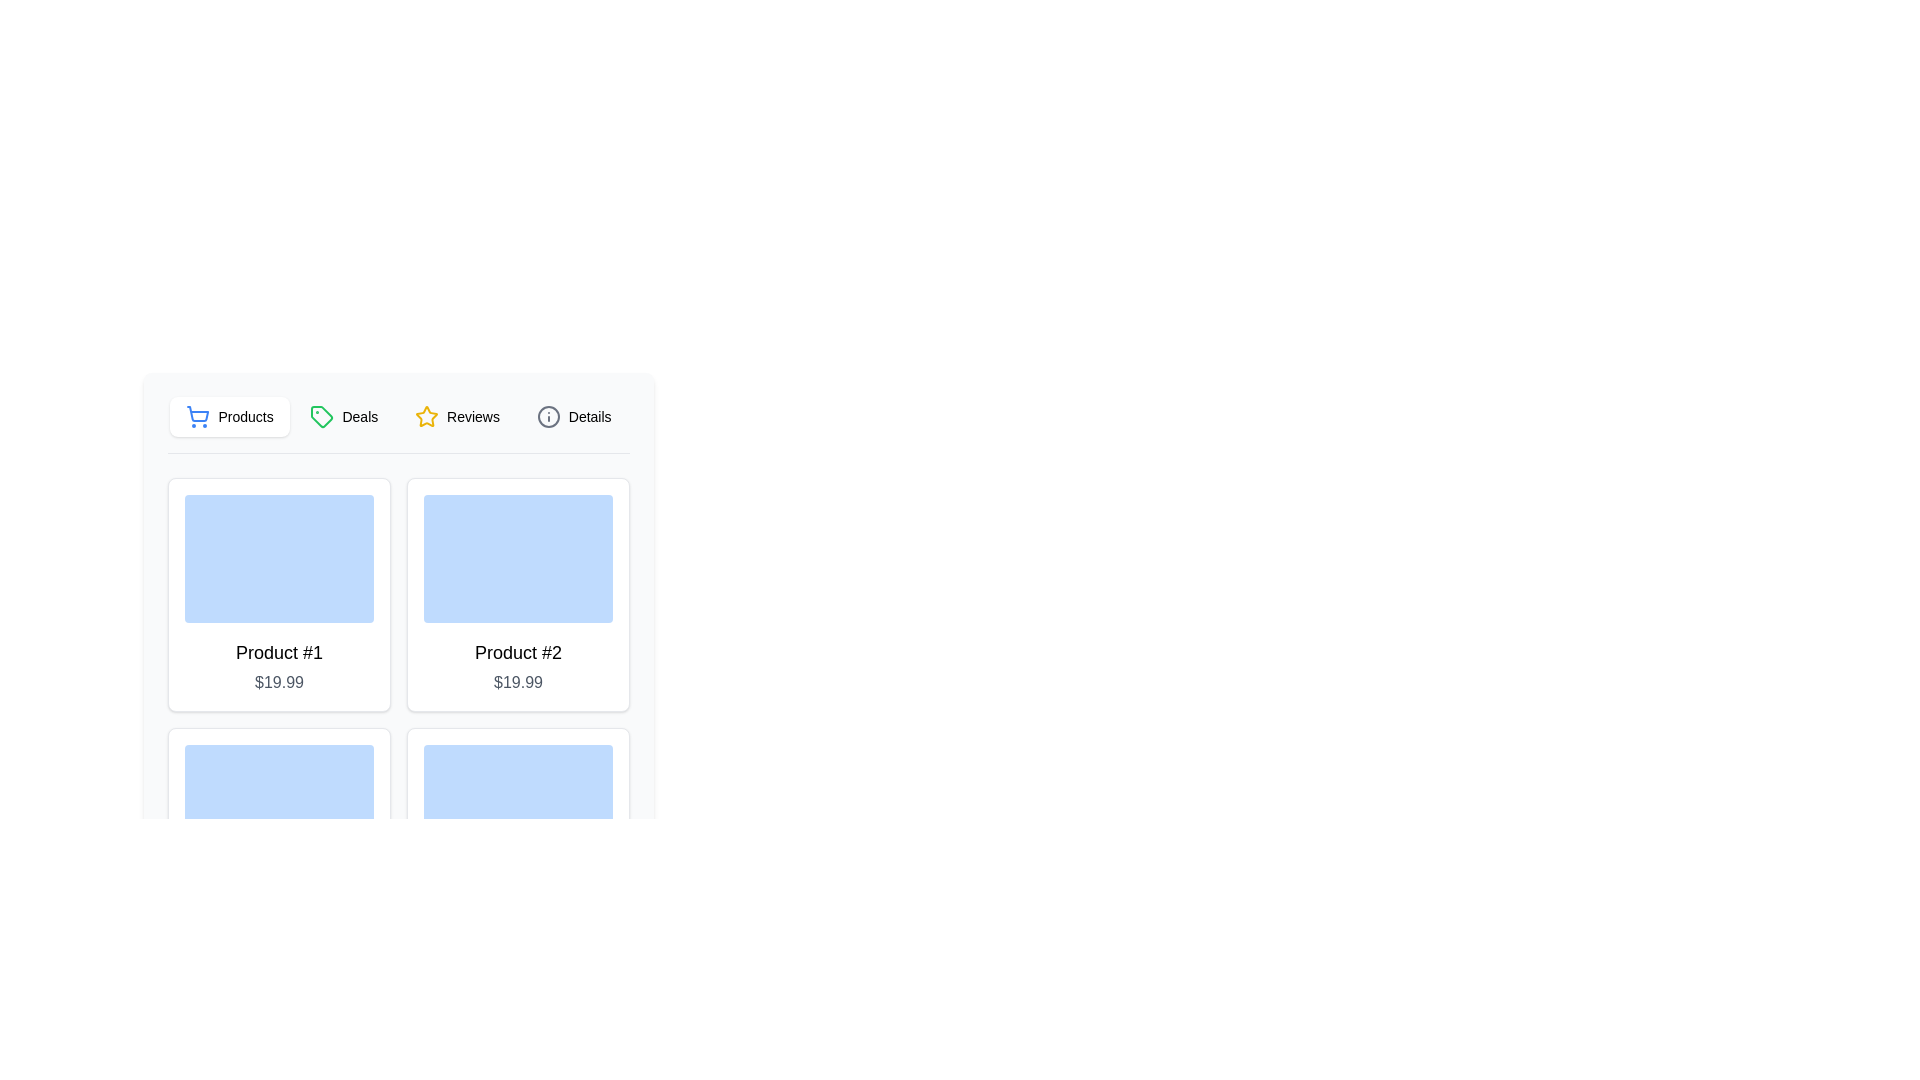 Image resolution: width=1920 pixels, height=1080 pixels. What do you see at coordinates (198, 413) in the screenshot?
I see `the shopping cart icon represented in blue stroke within the SVG, located in the top-left corner of the interface, adjacent to the 'Products' label` at bounding box center [198, 413].